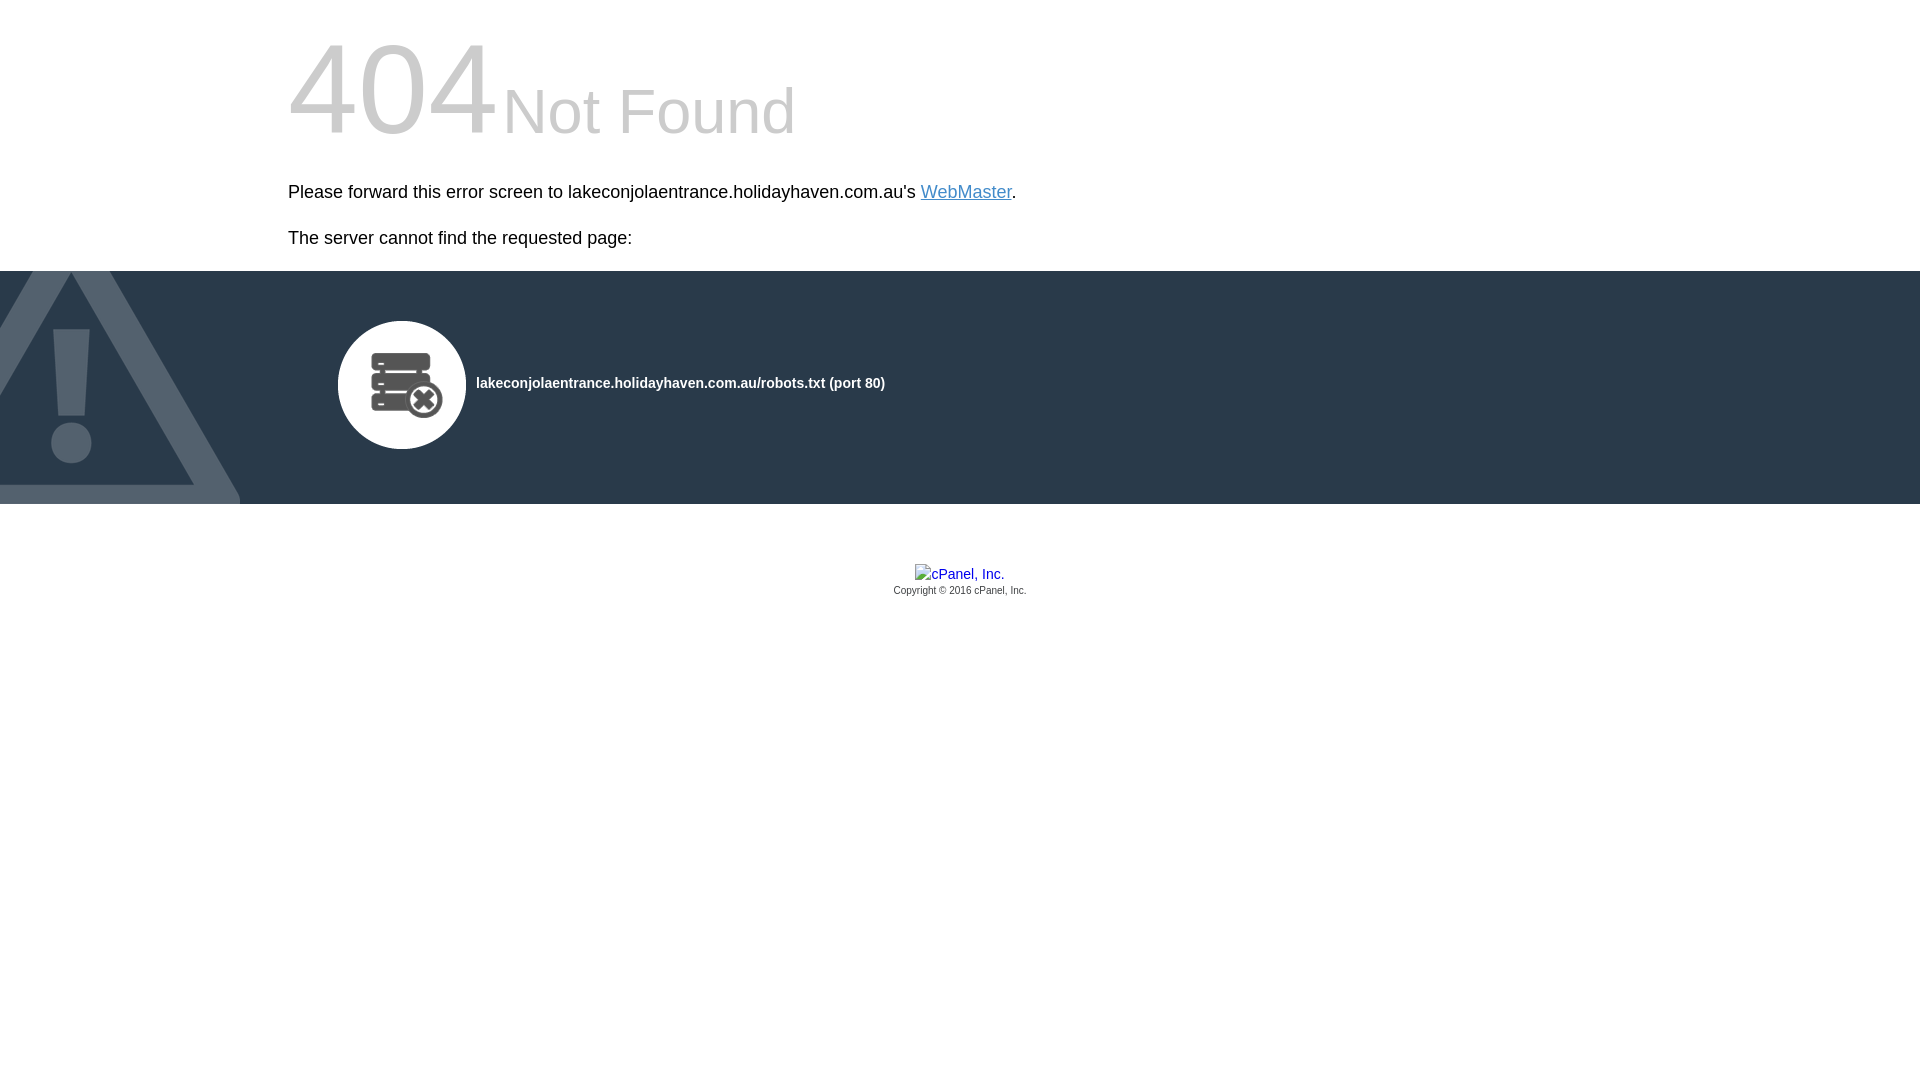 The width and height of the screenshot is (1920, 1080). I want to click on 'WebMaster', so click(966, 192).